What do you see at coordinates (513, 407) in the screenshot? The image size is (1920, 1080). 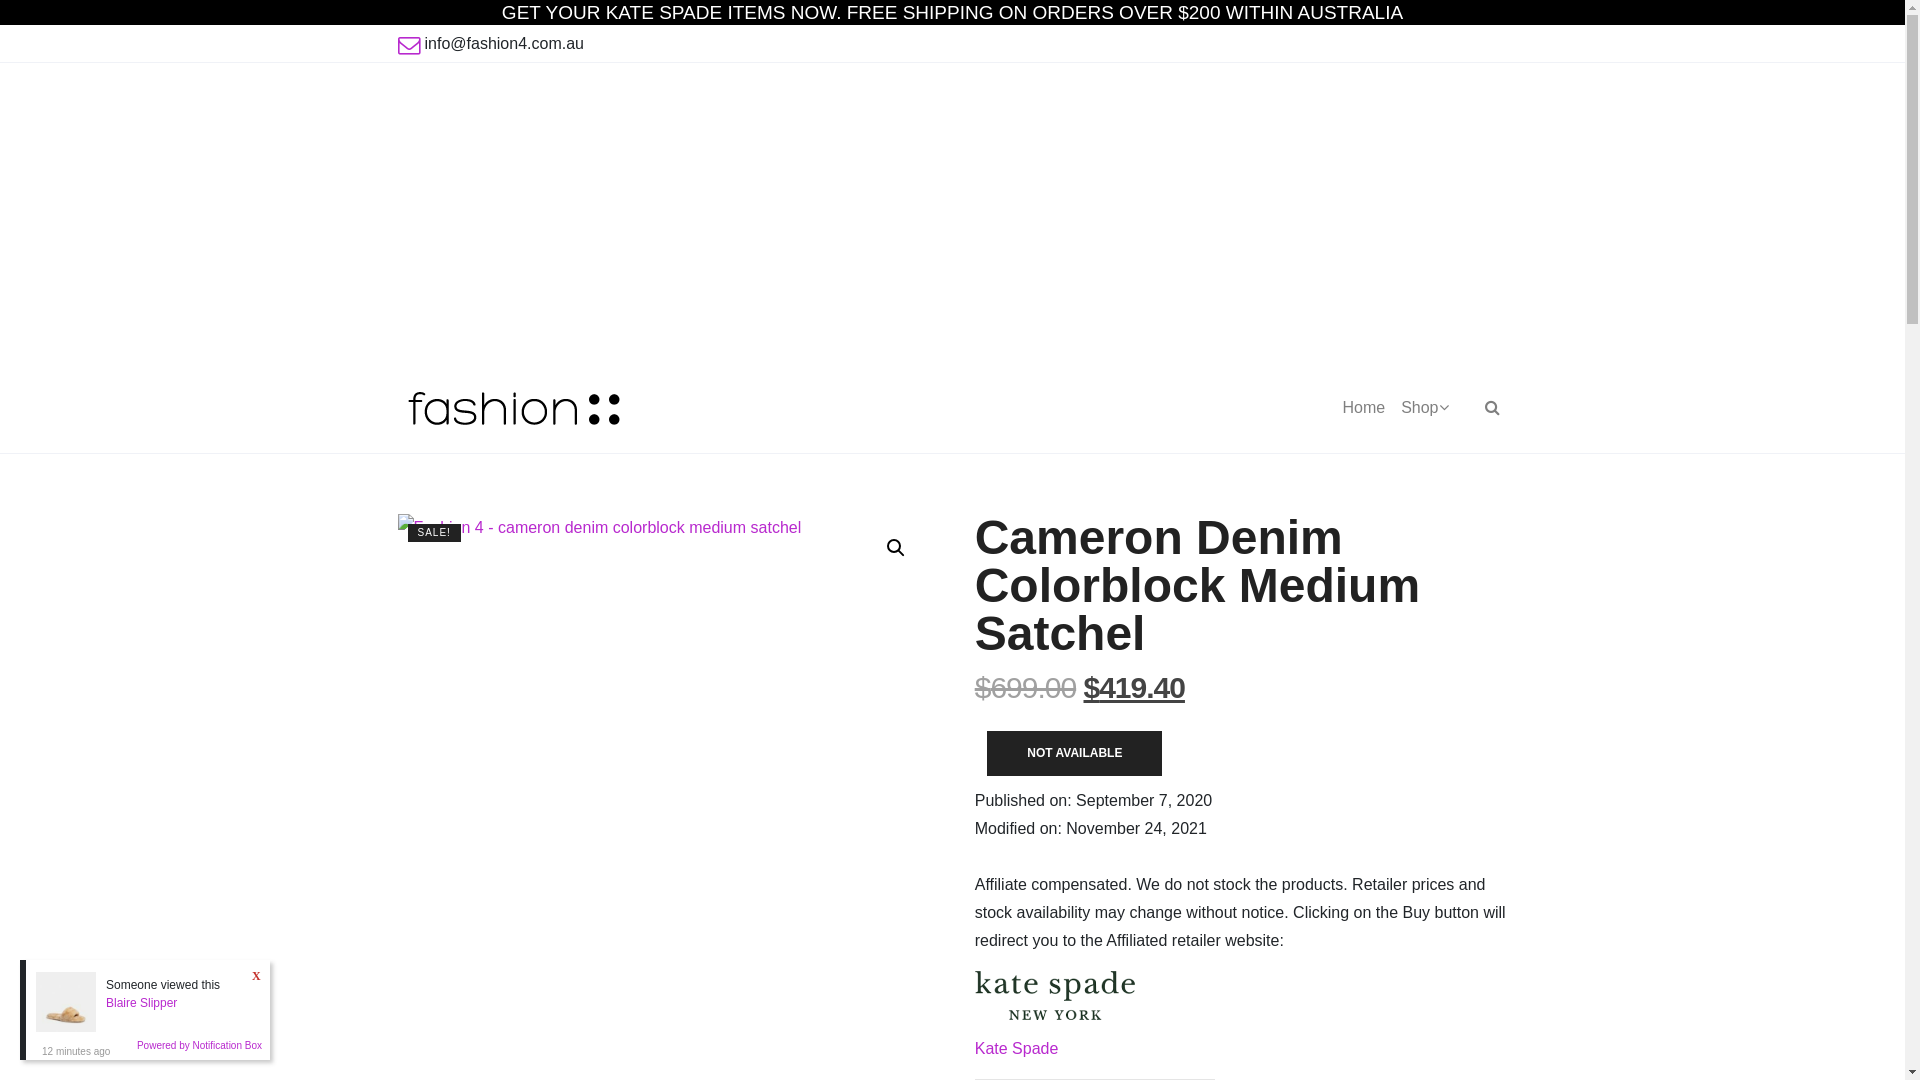 I see `'Fashion 4'` at bounding box center [513, 407].